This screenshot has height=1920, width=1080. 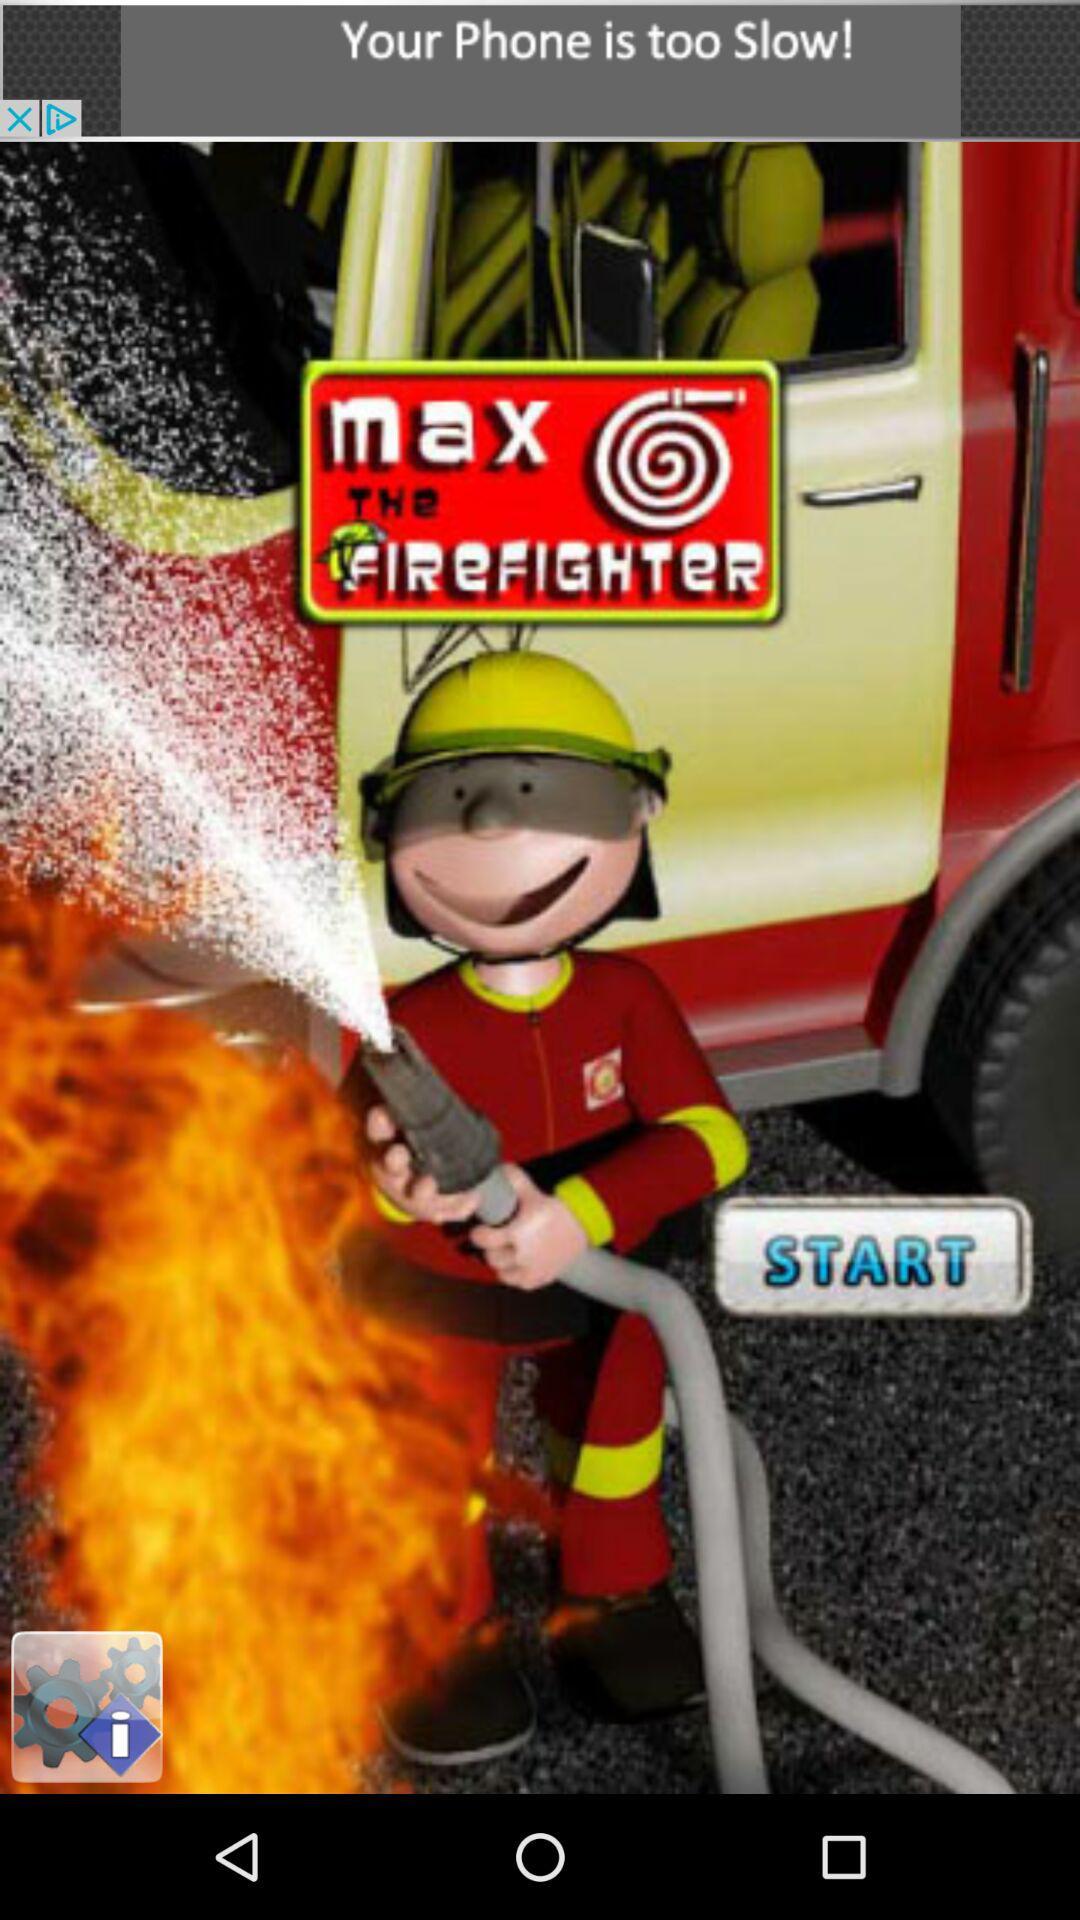 What do you see at coordinates (540, 967) in the screenshot?
I see `start` at bounding box center [540, 967].